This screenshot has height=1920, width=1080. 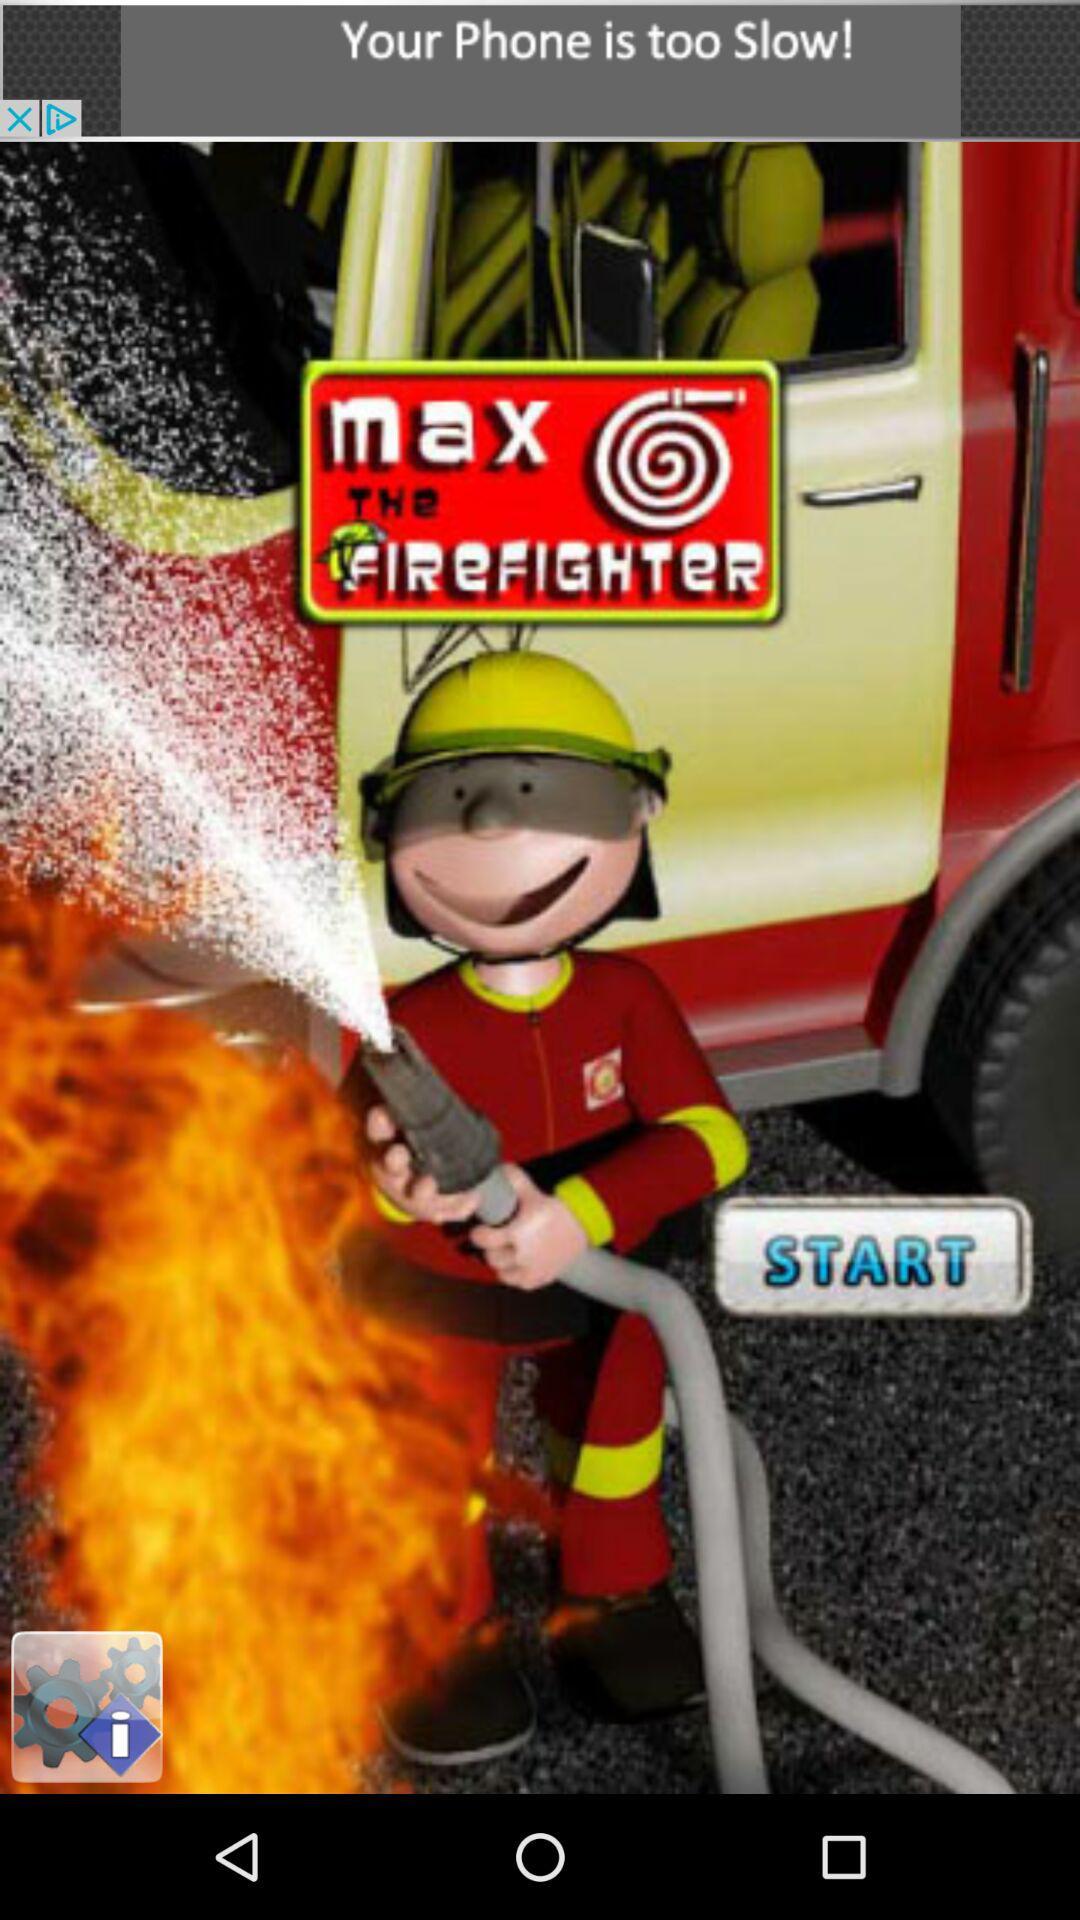 What do you see at coordinates (540, 967) in the screenshot?
I see `start` at bounding box center [540, 967].